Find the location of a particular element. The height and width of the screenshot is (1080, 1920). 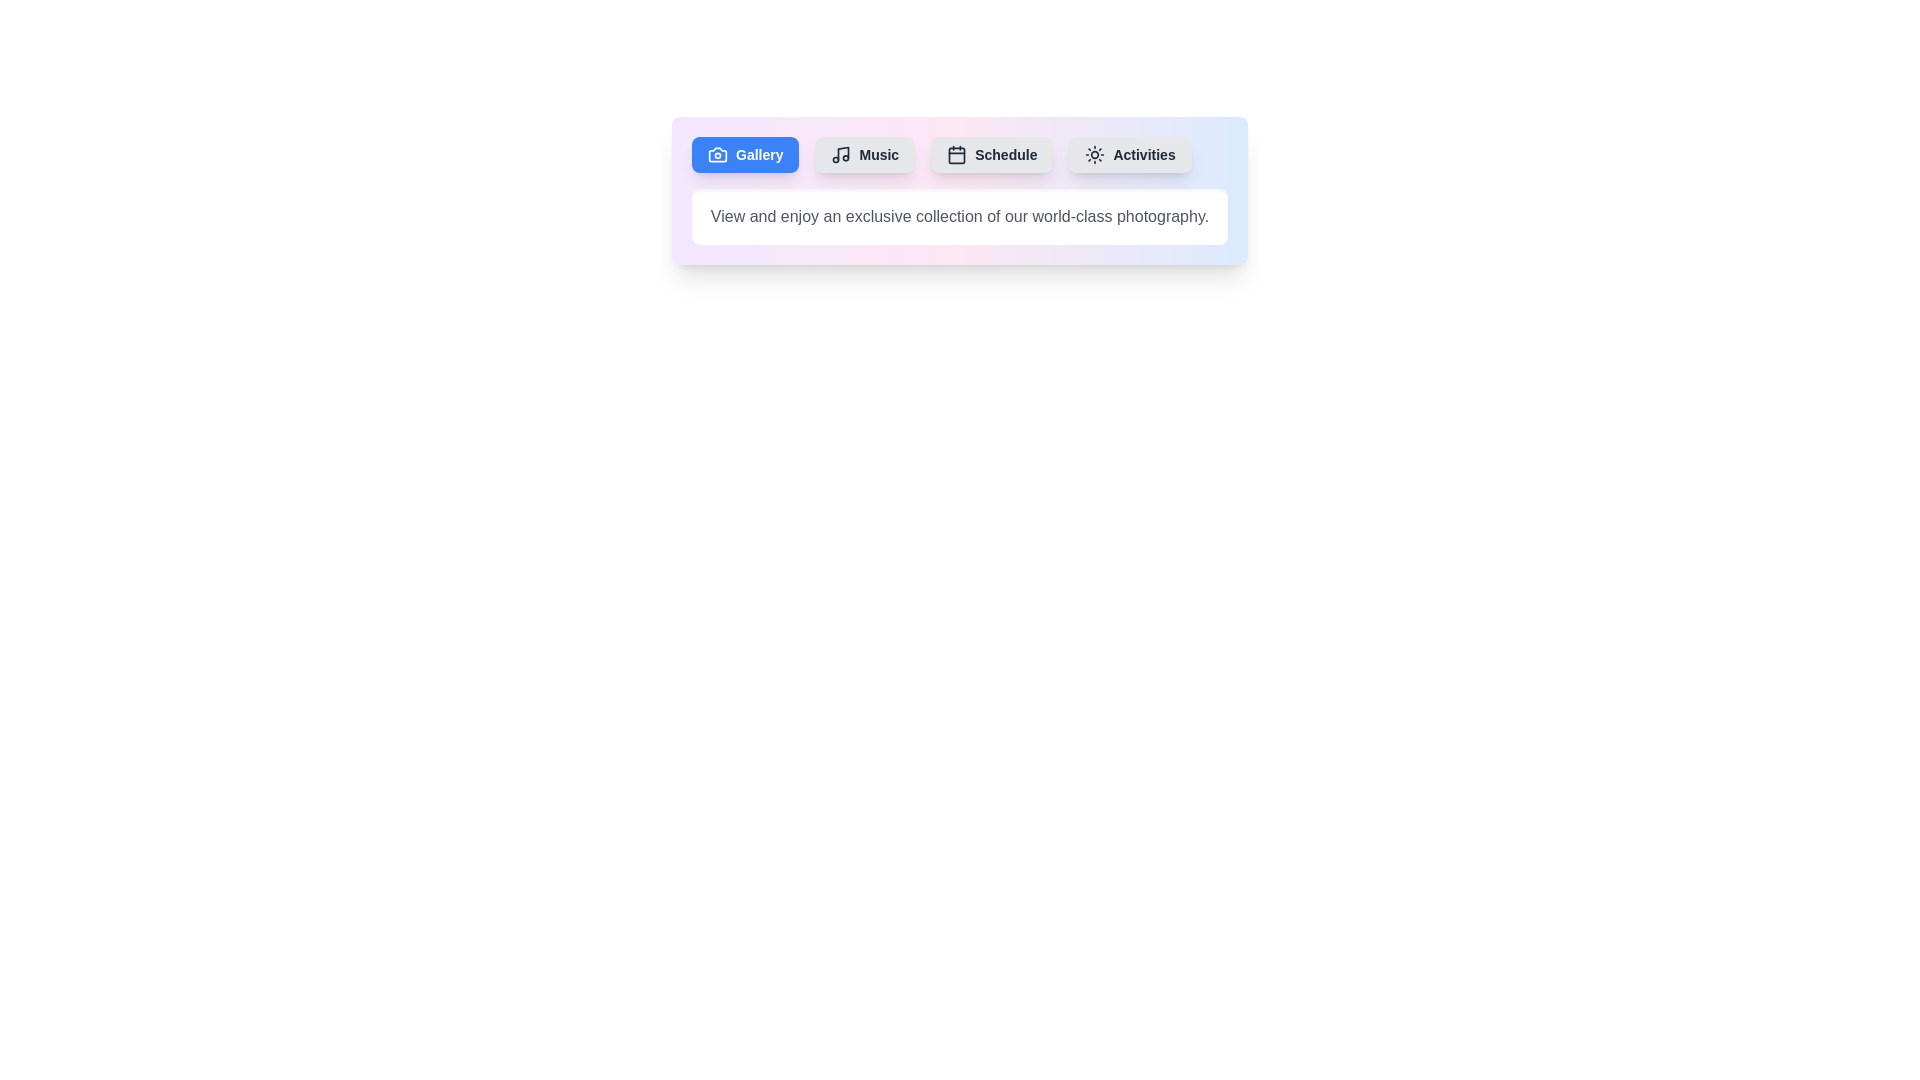

the tab labeled Activities is located at coordinates (1130, 153).